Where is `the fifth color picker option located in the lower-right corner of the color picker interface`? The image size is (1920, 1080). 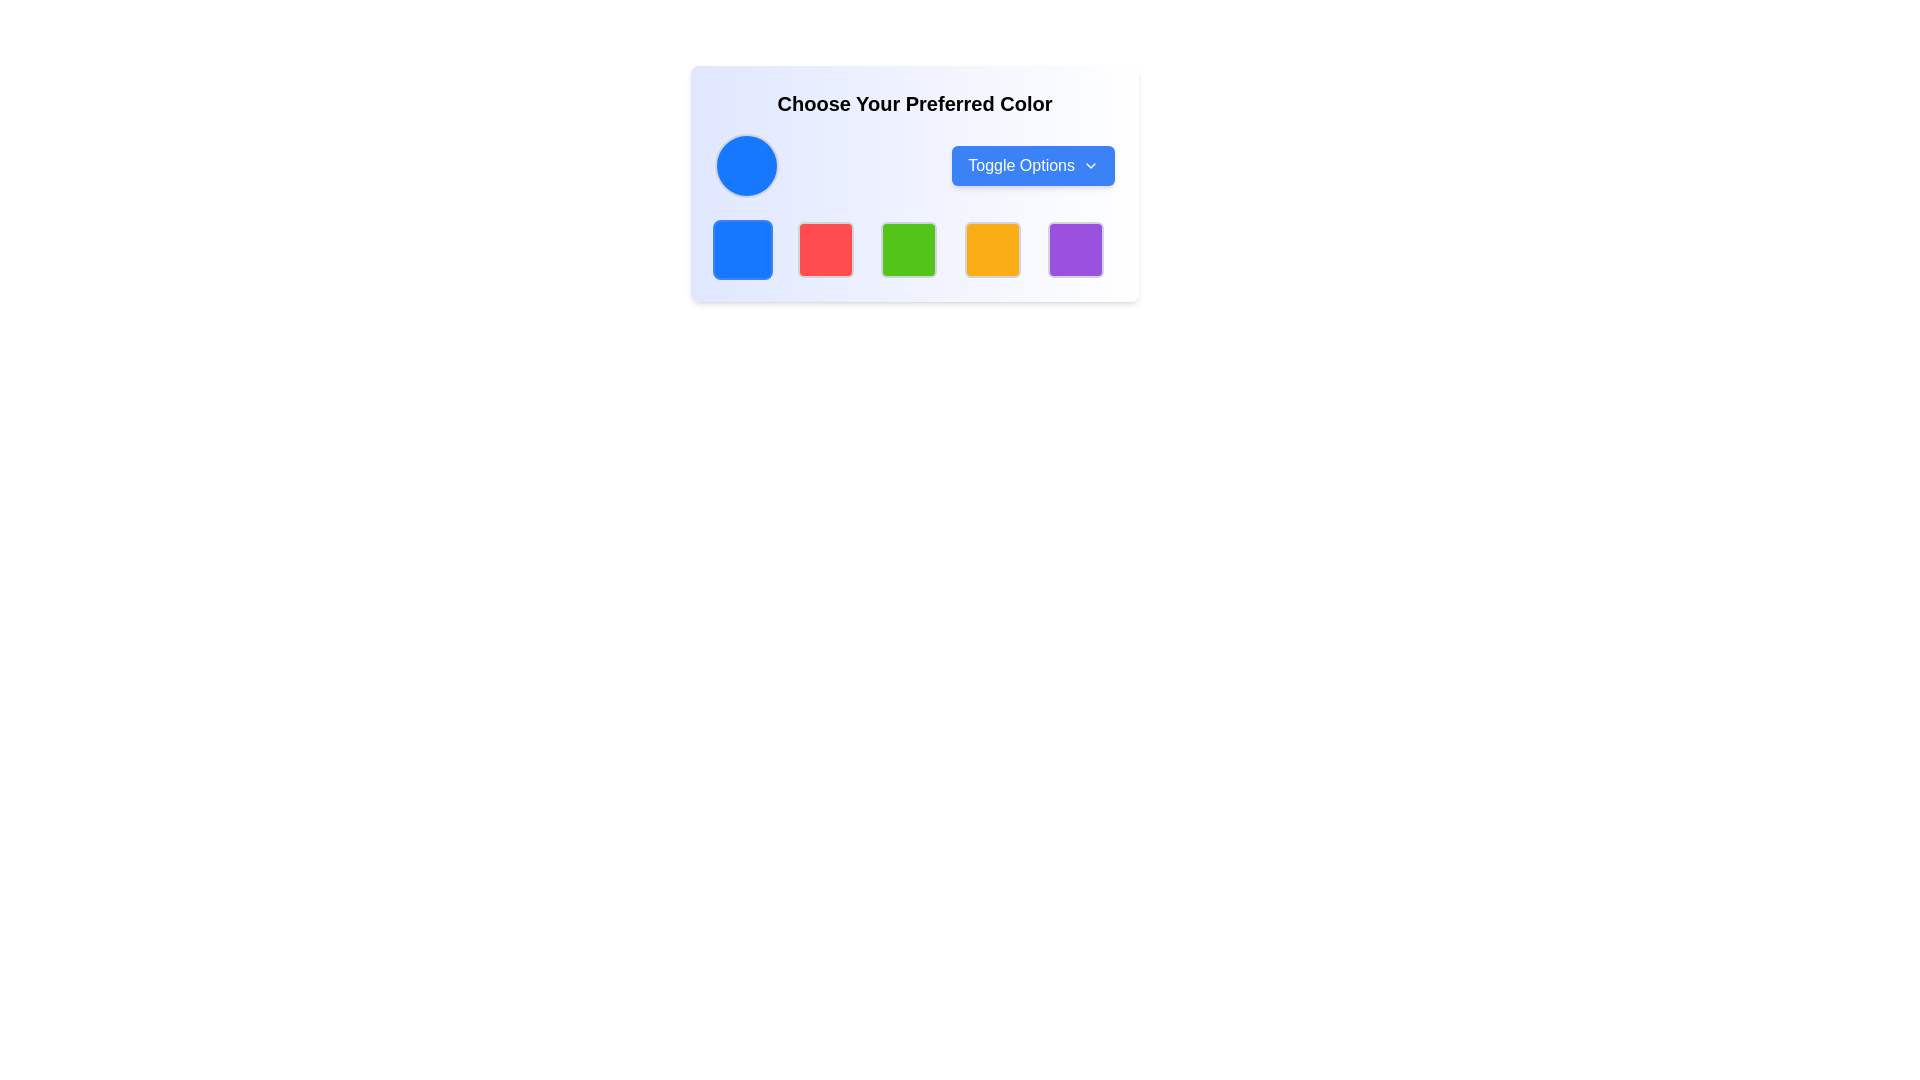 the fifth color picker option located in the lower-right corner of the color picker interface is located at coordinates (1074, 249).